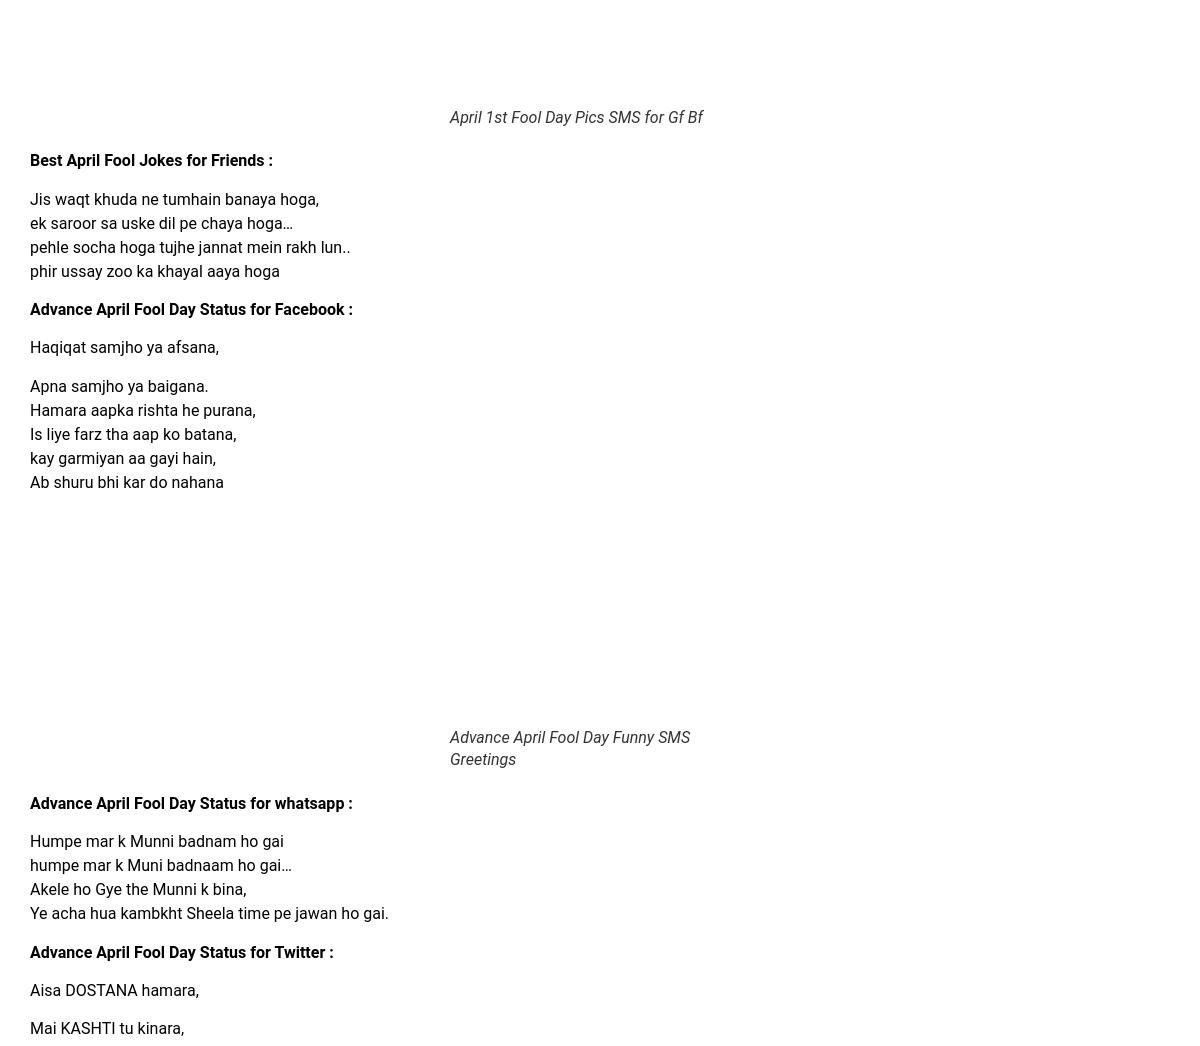 The width and height of the screenshot is (1200, 1046). I want to click on 'Mai KASHTI tu kinara,', so click(108, 1028).